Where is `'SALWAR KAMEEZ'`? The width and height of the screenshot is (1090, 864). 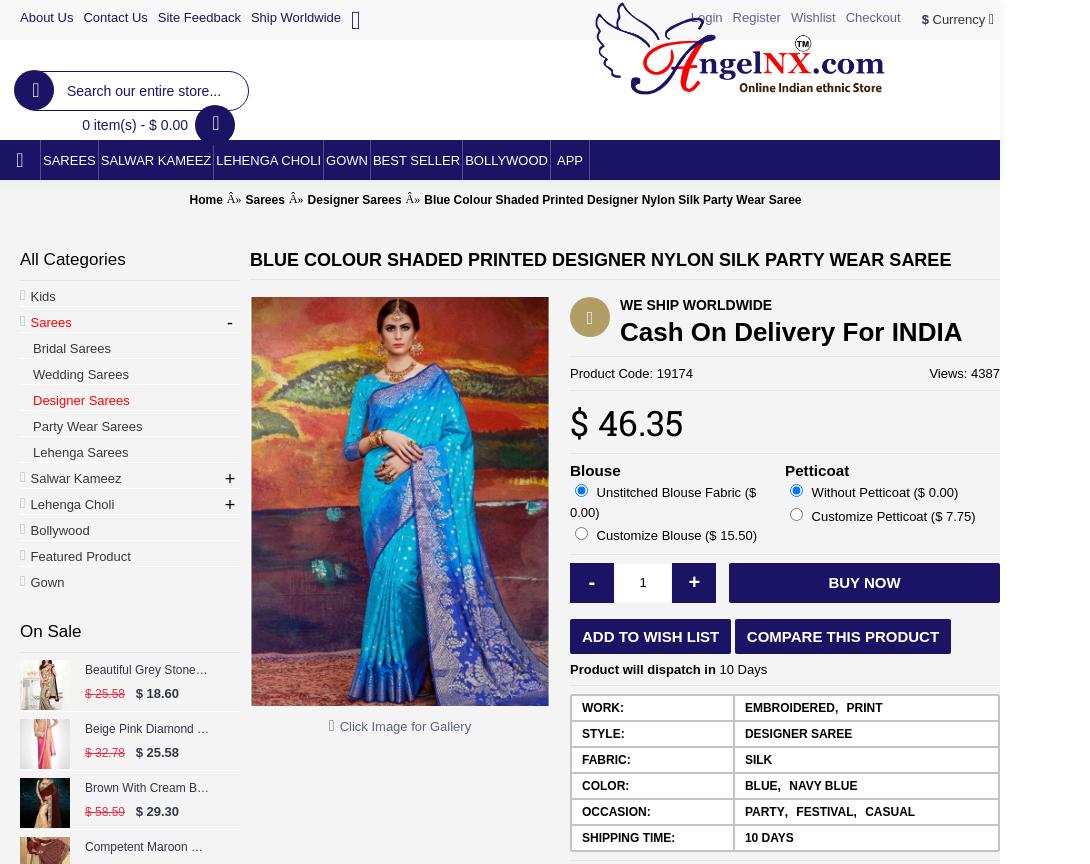 'SALWAR KAMEEZ' is located at coordinates (155, 159).